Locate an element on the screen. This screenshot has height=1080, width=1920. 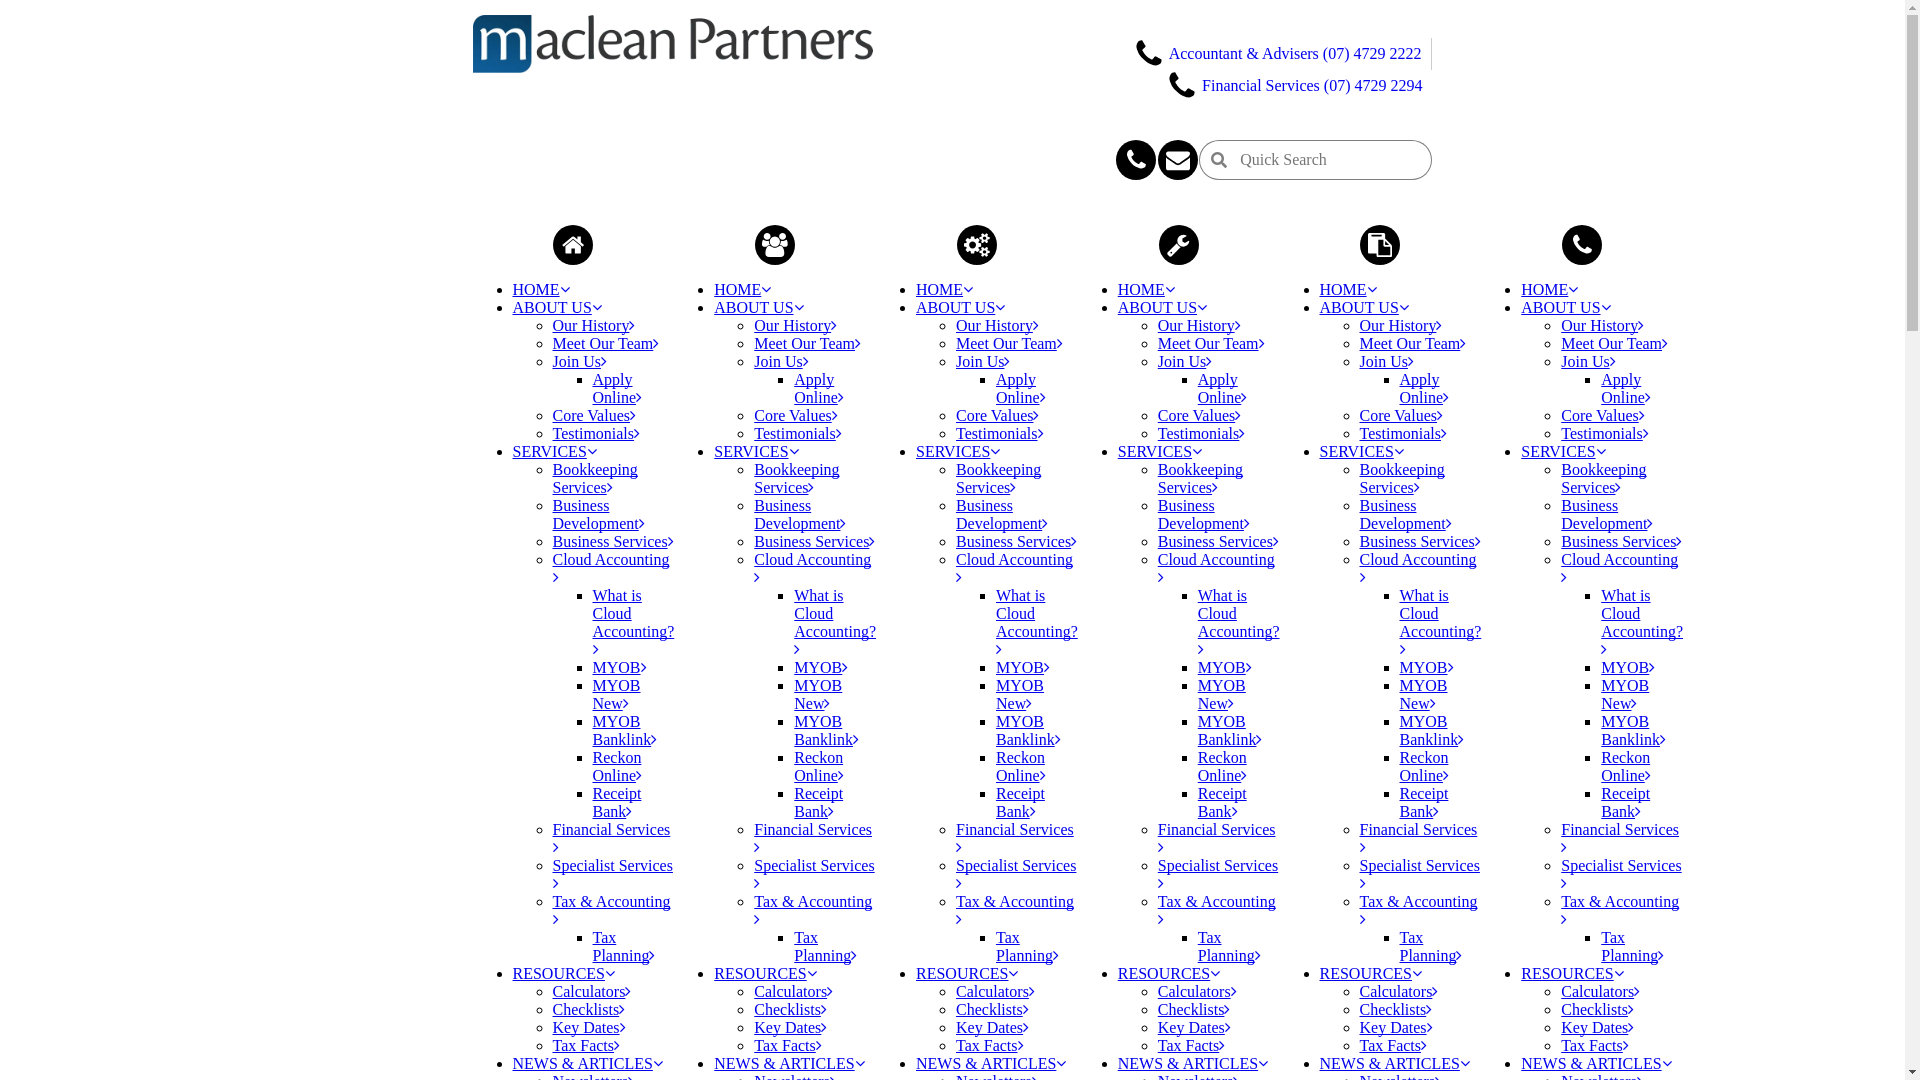
'Testimonials' is located at coordinates (1604, 432).